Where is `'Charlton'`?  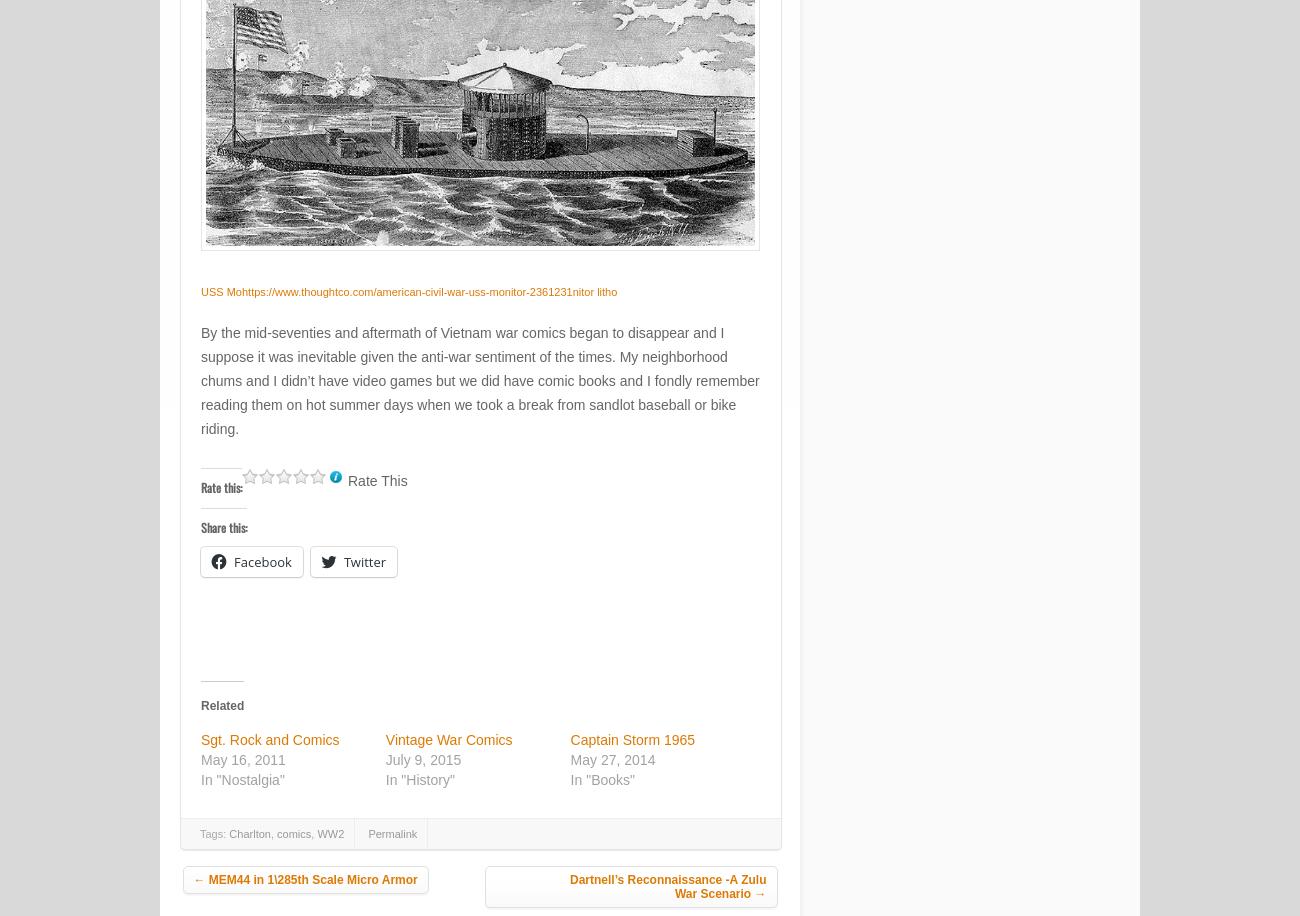
'Charlton' is located at coordinates (248, 834).